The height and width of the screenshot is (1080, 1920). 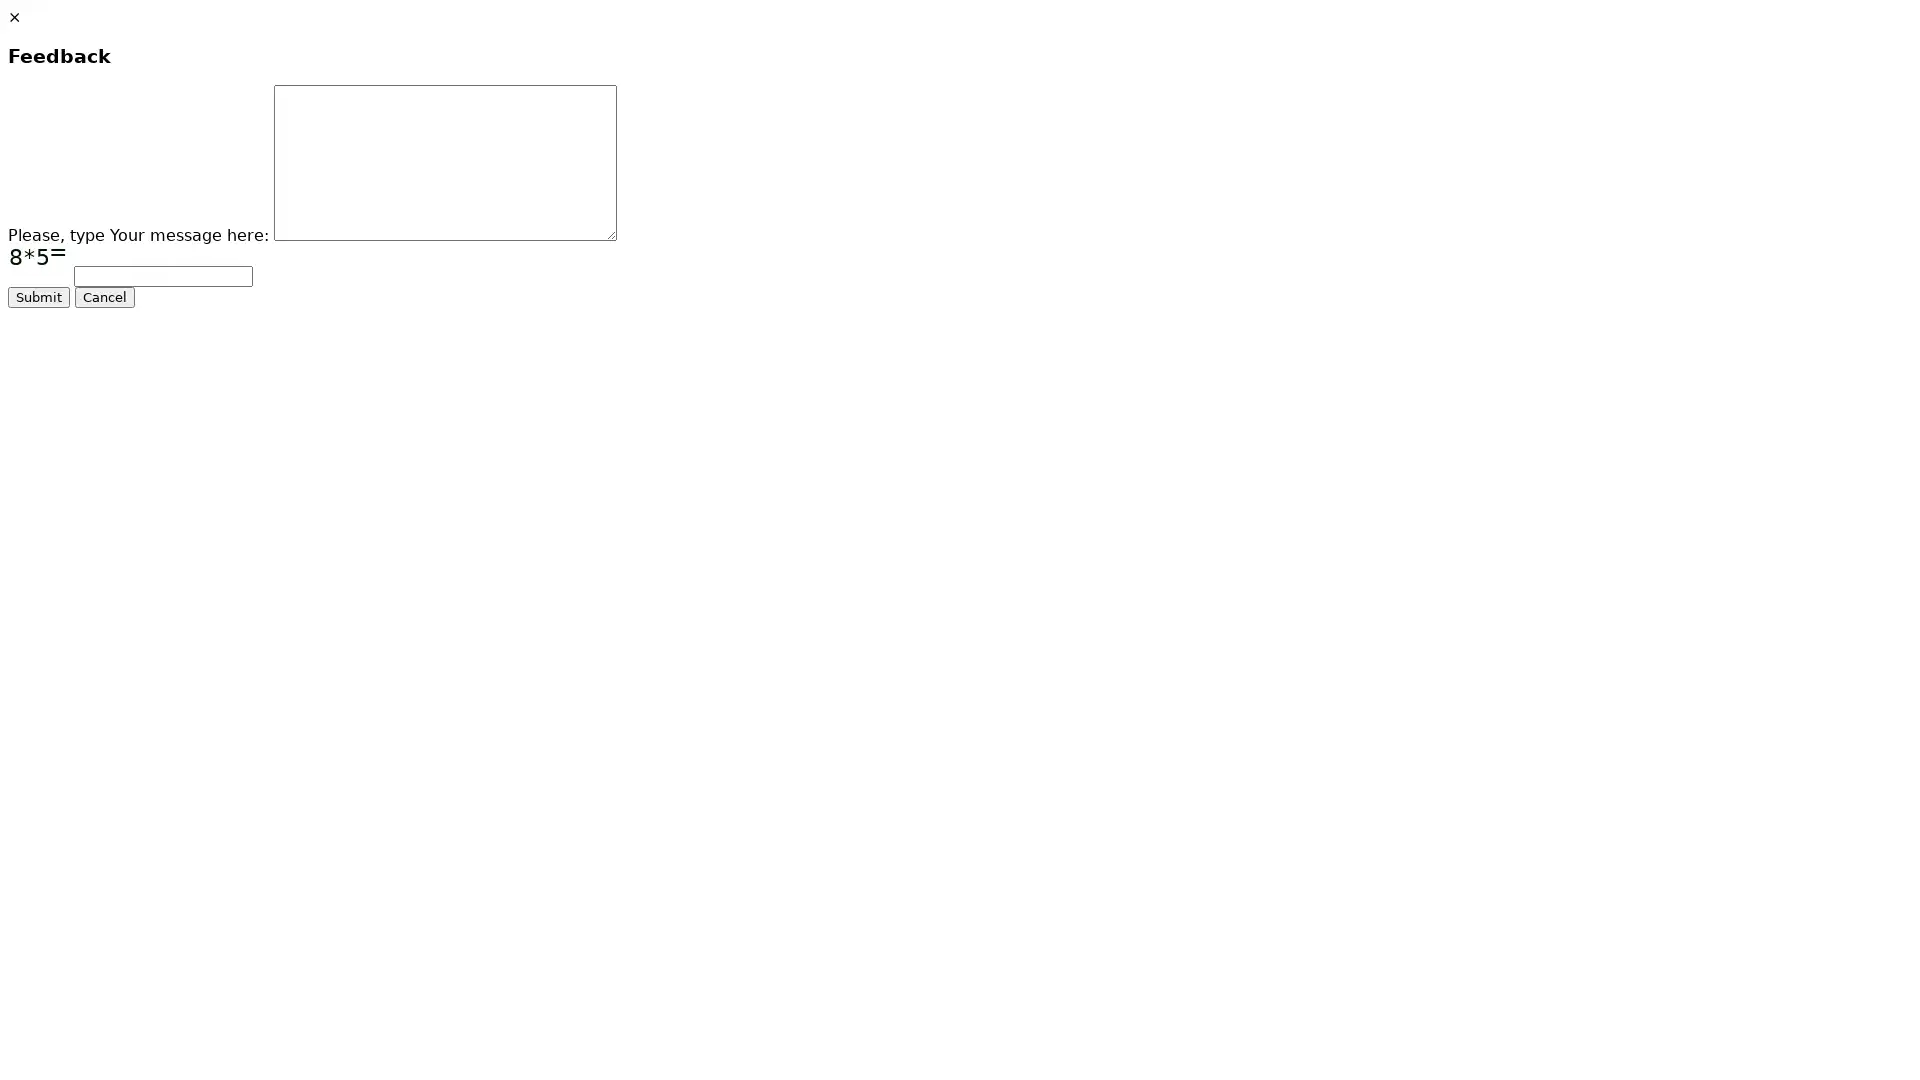 What do you see at coordinates (104, 297) in the screenshot?
I see `Cancel` at bounding box center [104, 297].